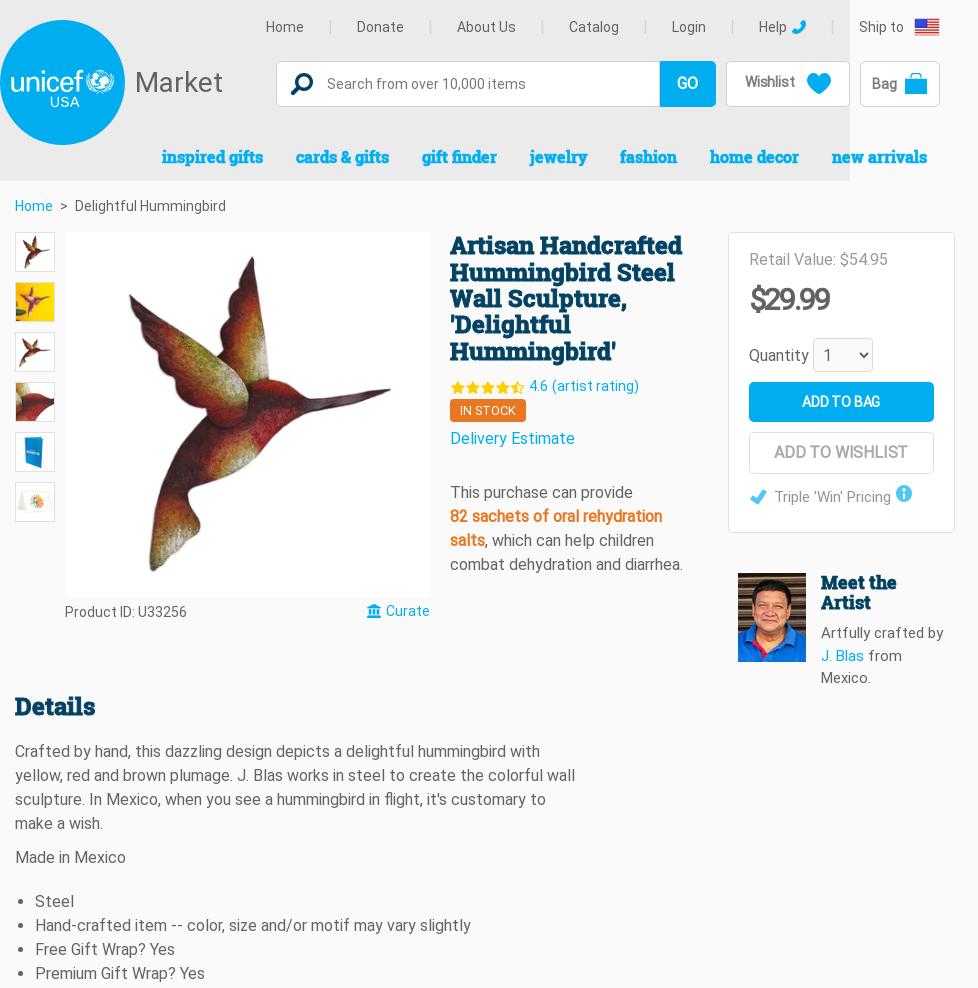 Image resolution: width=978 pixels, height=988 pixels. What do you see at coordinates (772, 25) in the screenshot?
I see `'Help'` at bounding box center [772, 25].